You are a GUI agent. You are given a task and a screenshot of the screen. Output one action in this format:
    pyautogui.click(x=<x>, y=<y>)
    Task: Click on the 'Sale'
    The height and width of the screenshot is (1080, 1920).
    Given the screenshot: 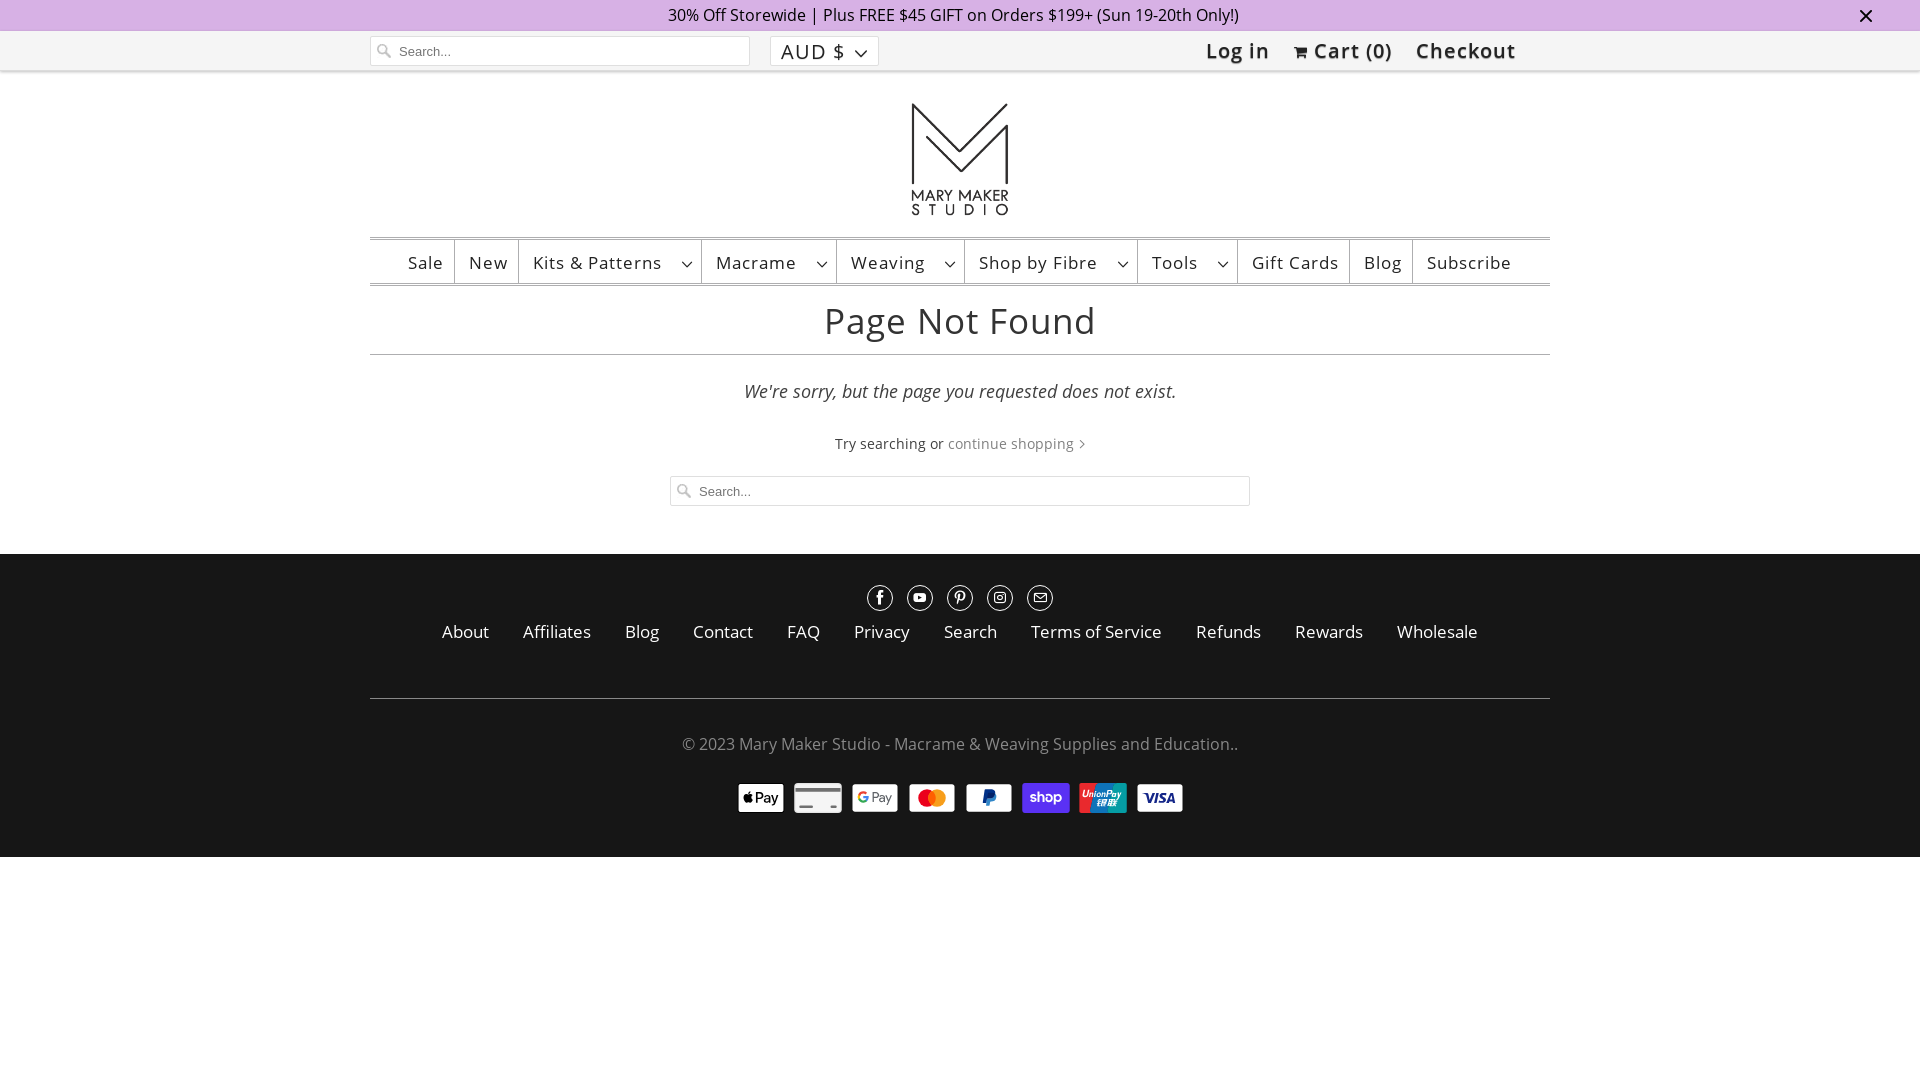 What is the action you would take?
    pyautogui.click(x=425, y=261)
    